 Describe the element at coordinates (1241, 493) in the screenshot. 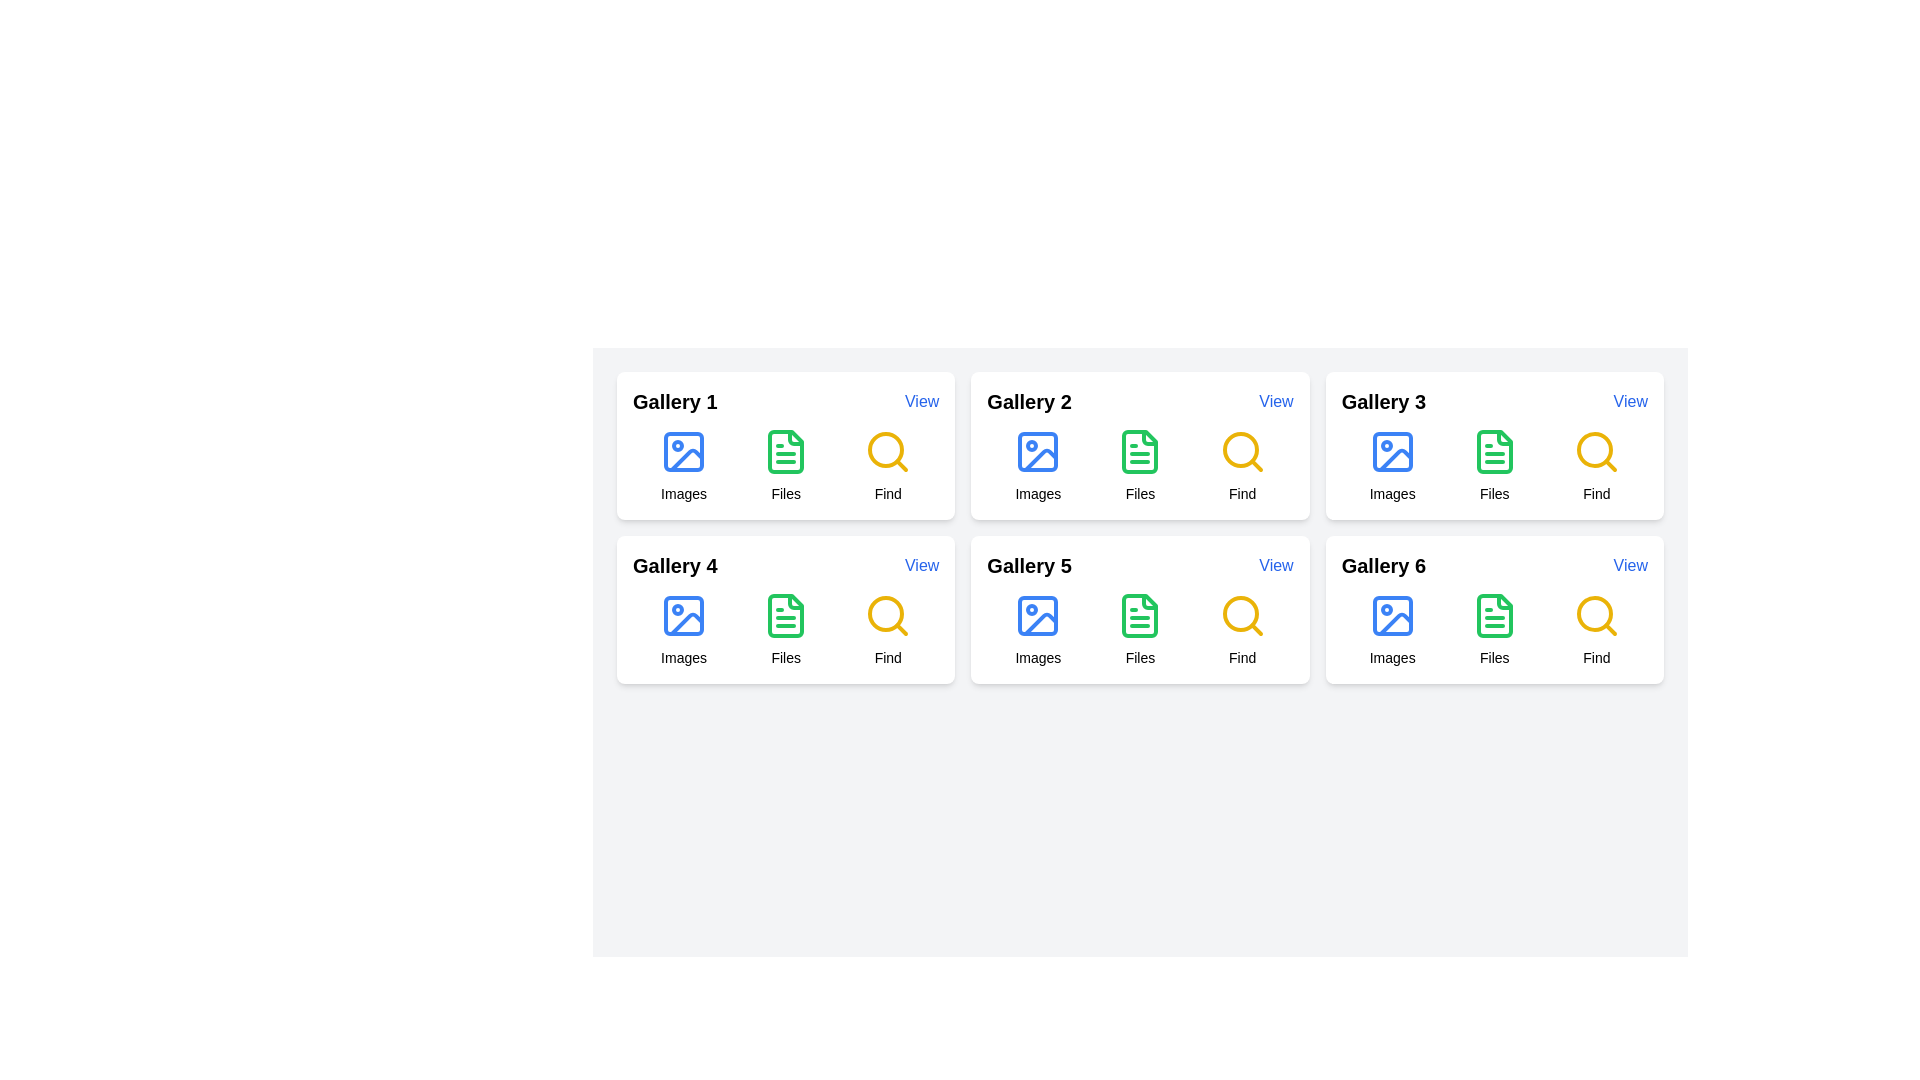

I see `the 'Find' text label located in the 'Gallery 2' card, which is positioned centrally below the circular magnifying glass icon` at that location.